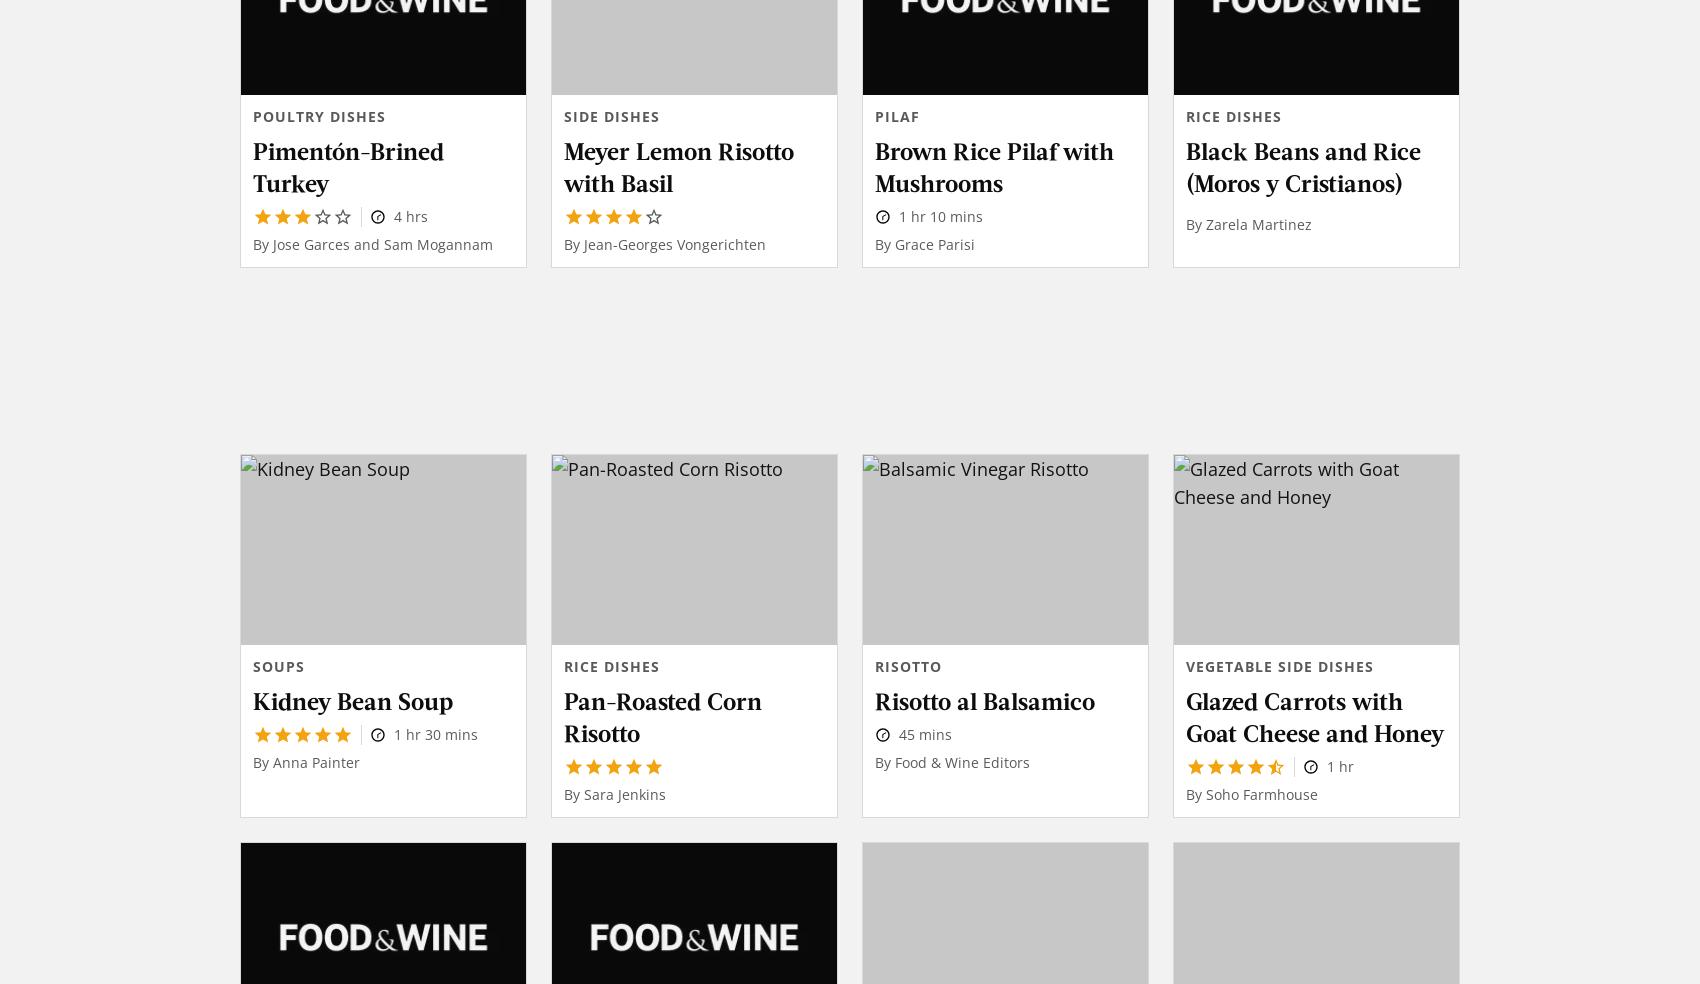  Describe the element at coordinates (563, 165) in the screenshot. I see `'Meyer Lemon Risotto with Basil'` at that location.